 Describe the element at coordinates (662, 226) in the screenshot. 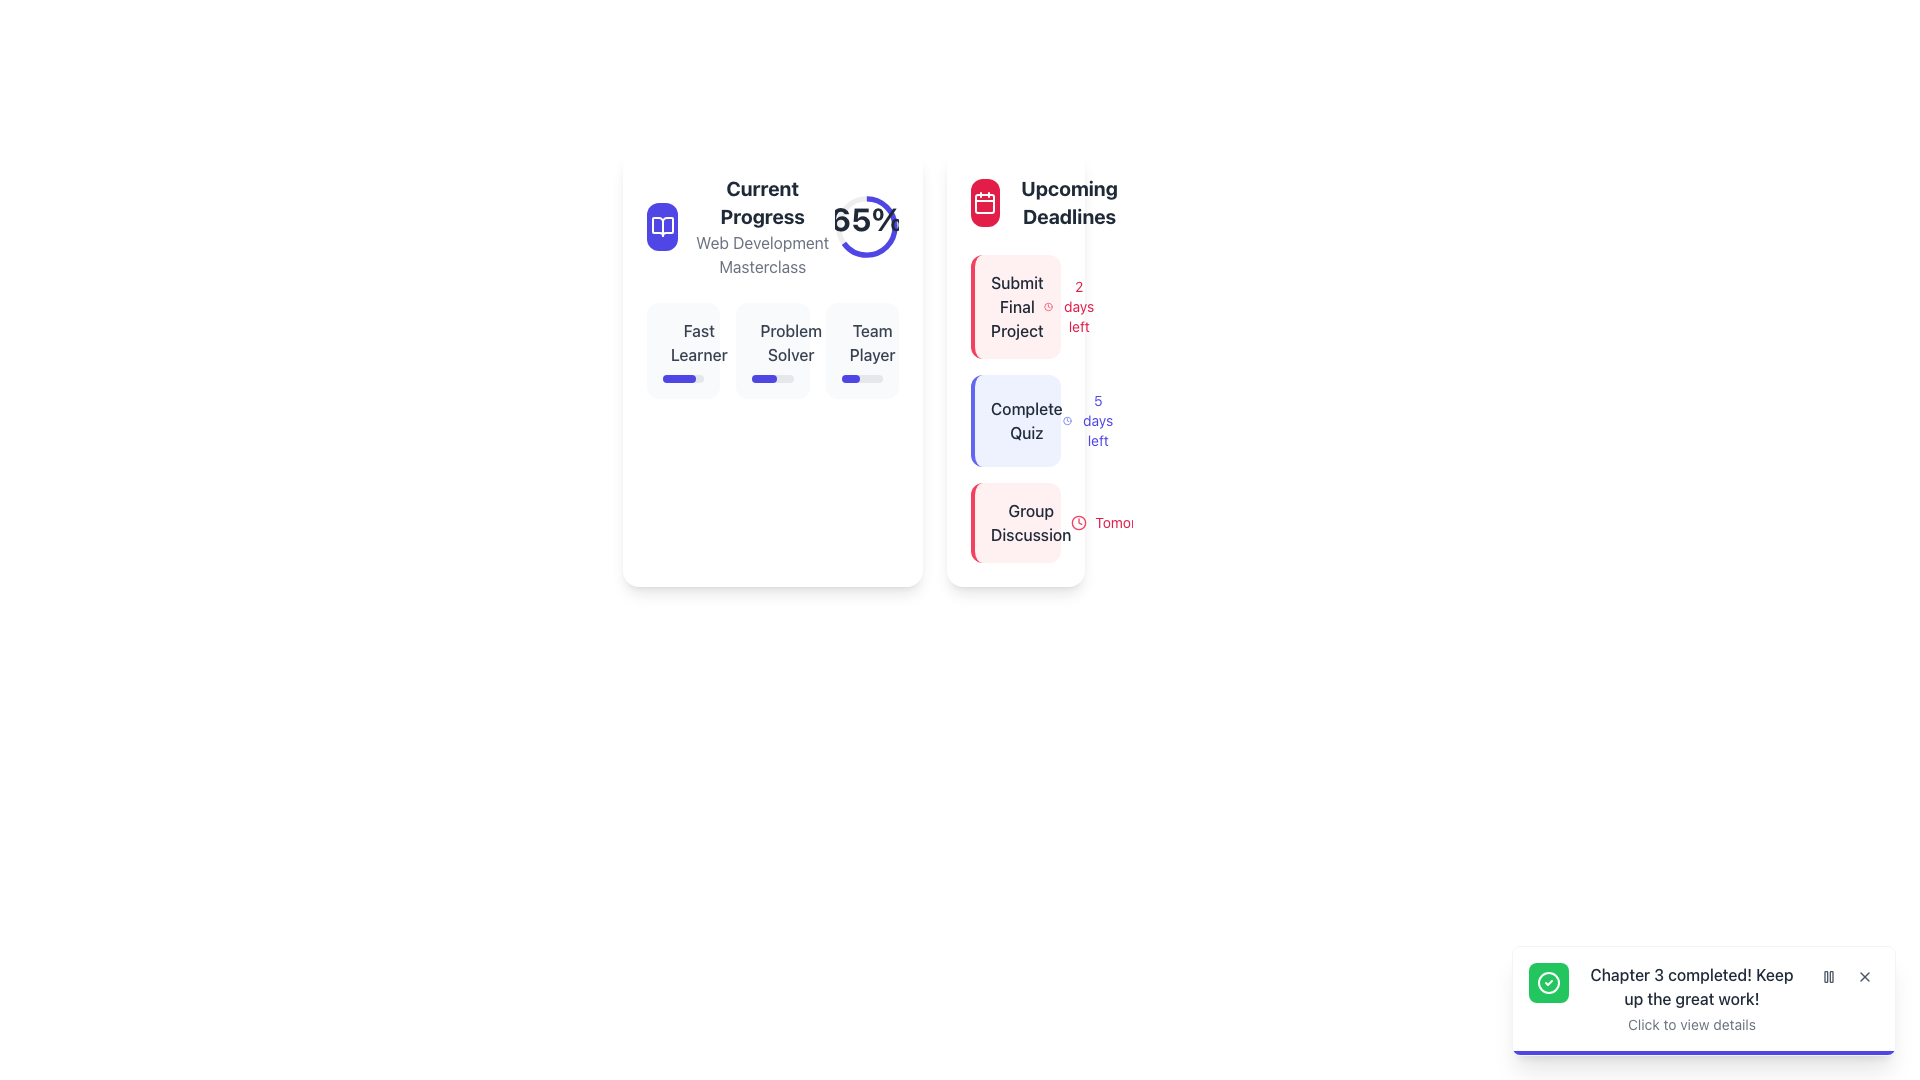

I see `the book icon located in the leftmost section near the top part of the interface, which represents progress or learning` at that location.